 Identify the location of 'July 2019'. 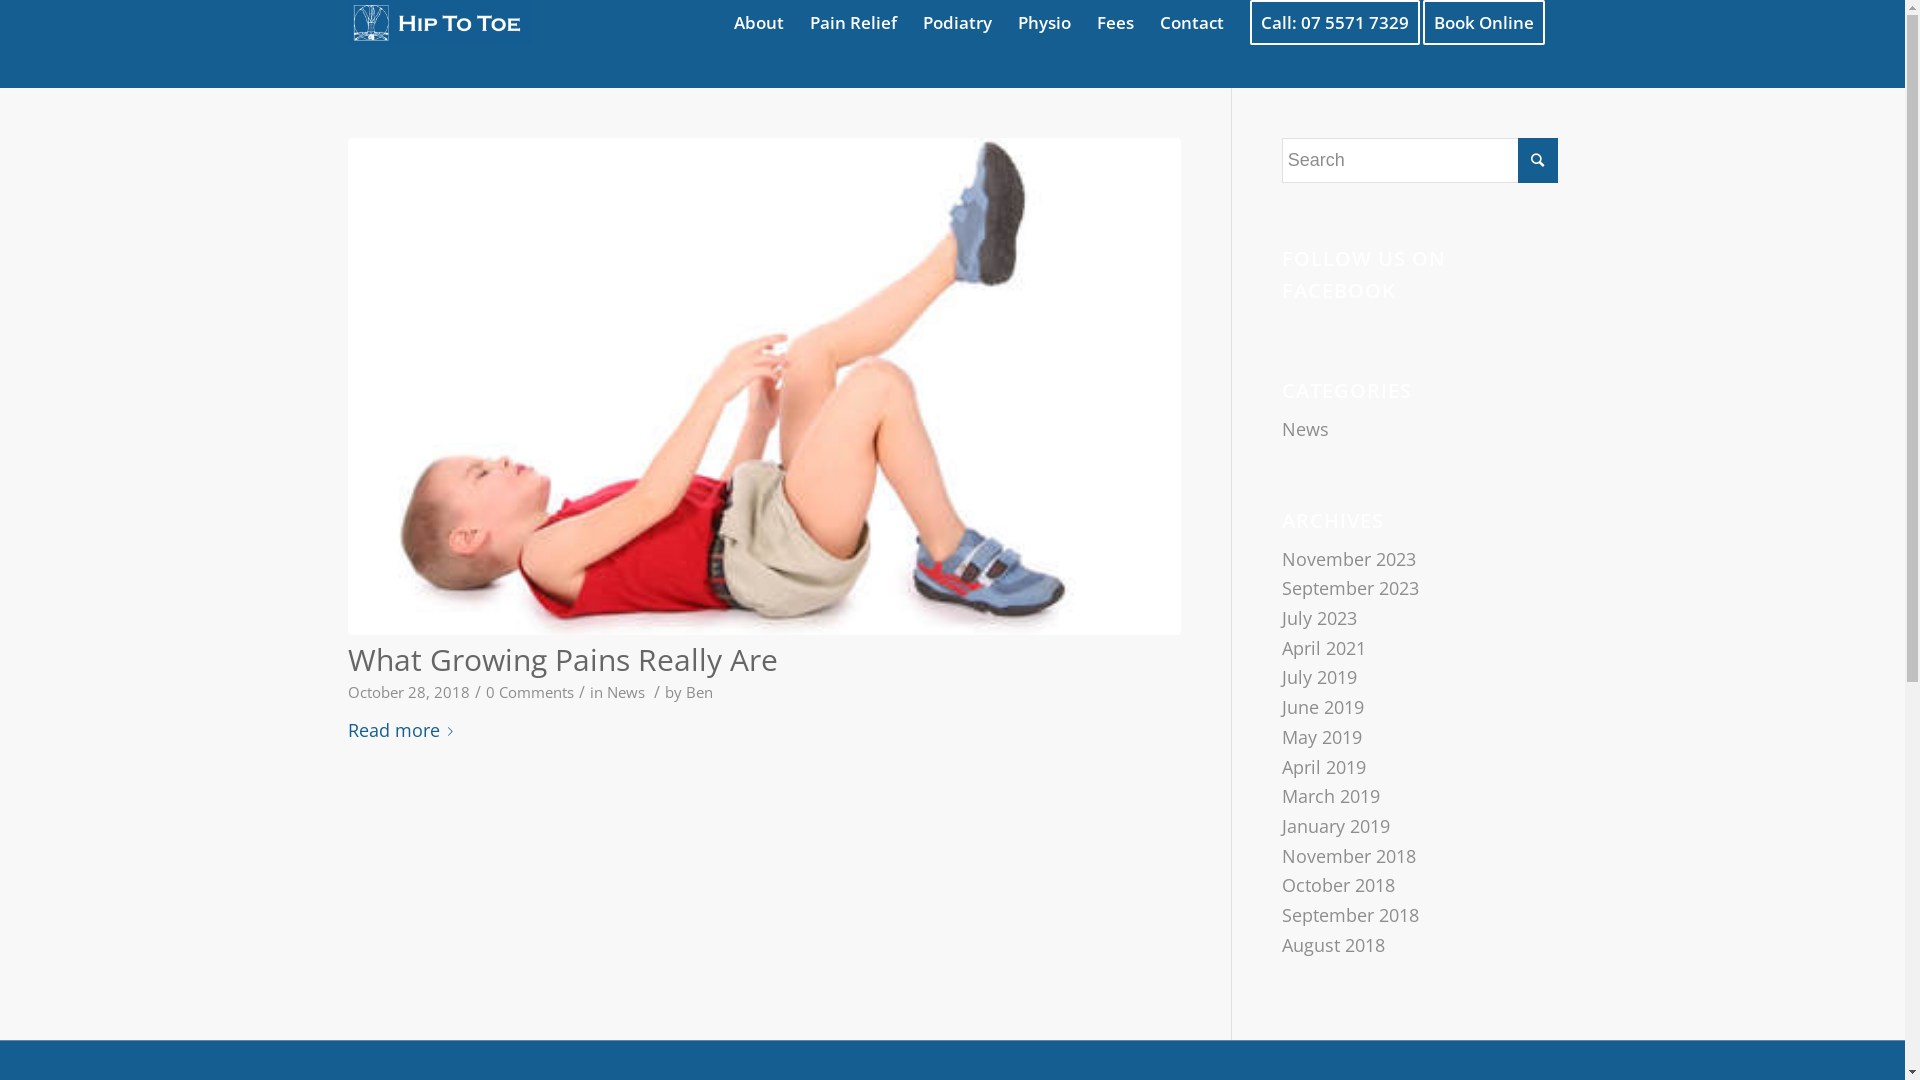
(1319, 676).